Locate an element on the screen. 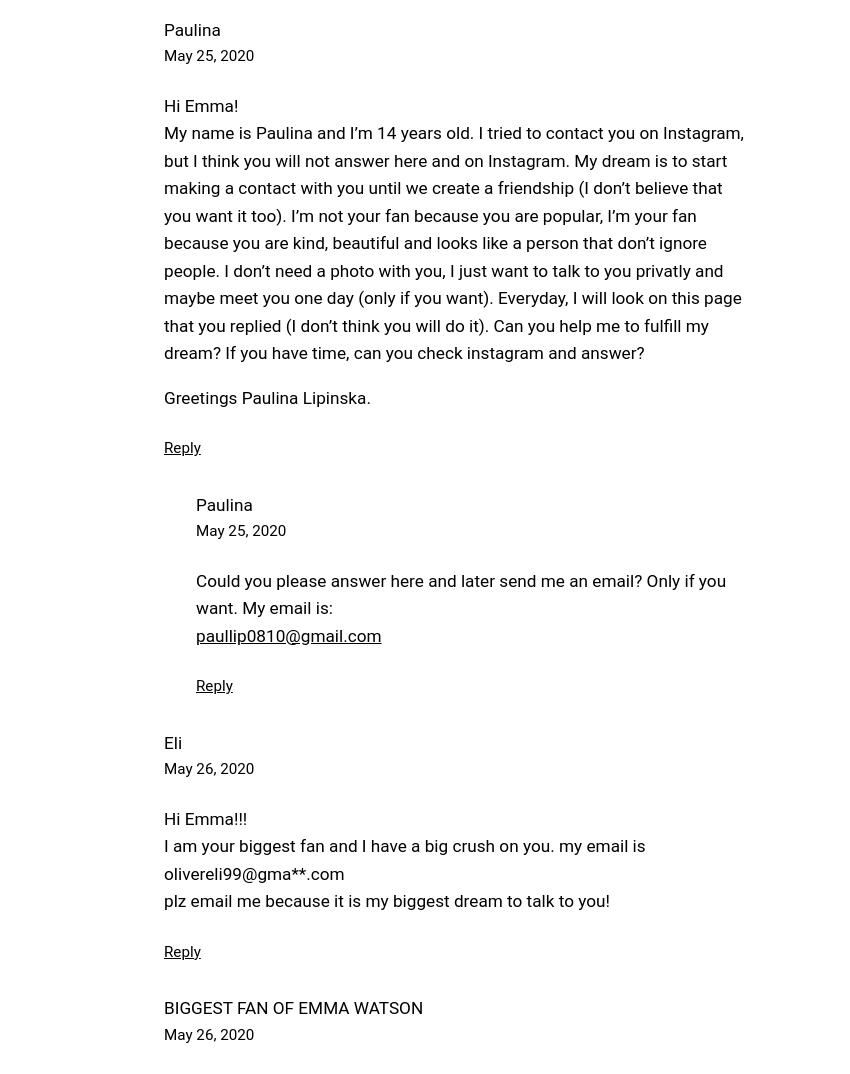 This screenshot has width=850, height=1074. 'My name is Paulina and I’m 14 years old. I tried to contact you on Instagram, but I think you will not answer here and on Instagram. My dream is to start making a contact with you until we create a friendship (I don’t believe that you want it too). I’m not your fan because you are popular, I’m your fan because you are kind, beautiful and looks like a person that don’t ignore people. I don’t need a photo with you, I just want to talk to you privatly and maybe meet you one day (only if you want). Everyday, I will look on this page that you replied (I don’t think you will do it). Can you help me to fulfill my dream?  If you have time, can you check instagram and answer?' is located at coordinates (452, 242).